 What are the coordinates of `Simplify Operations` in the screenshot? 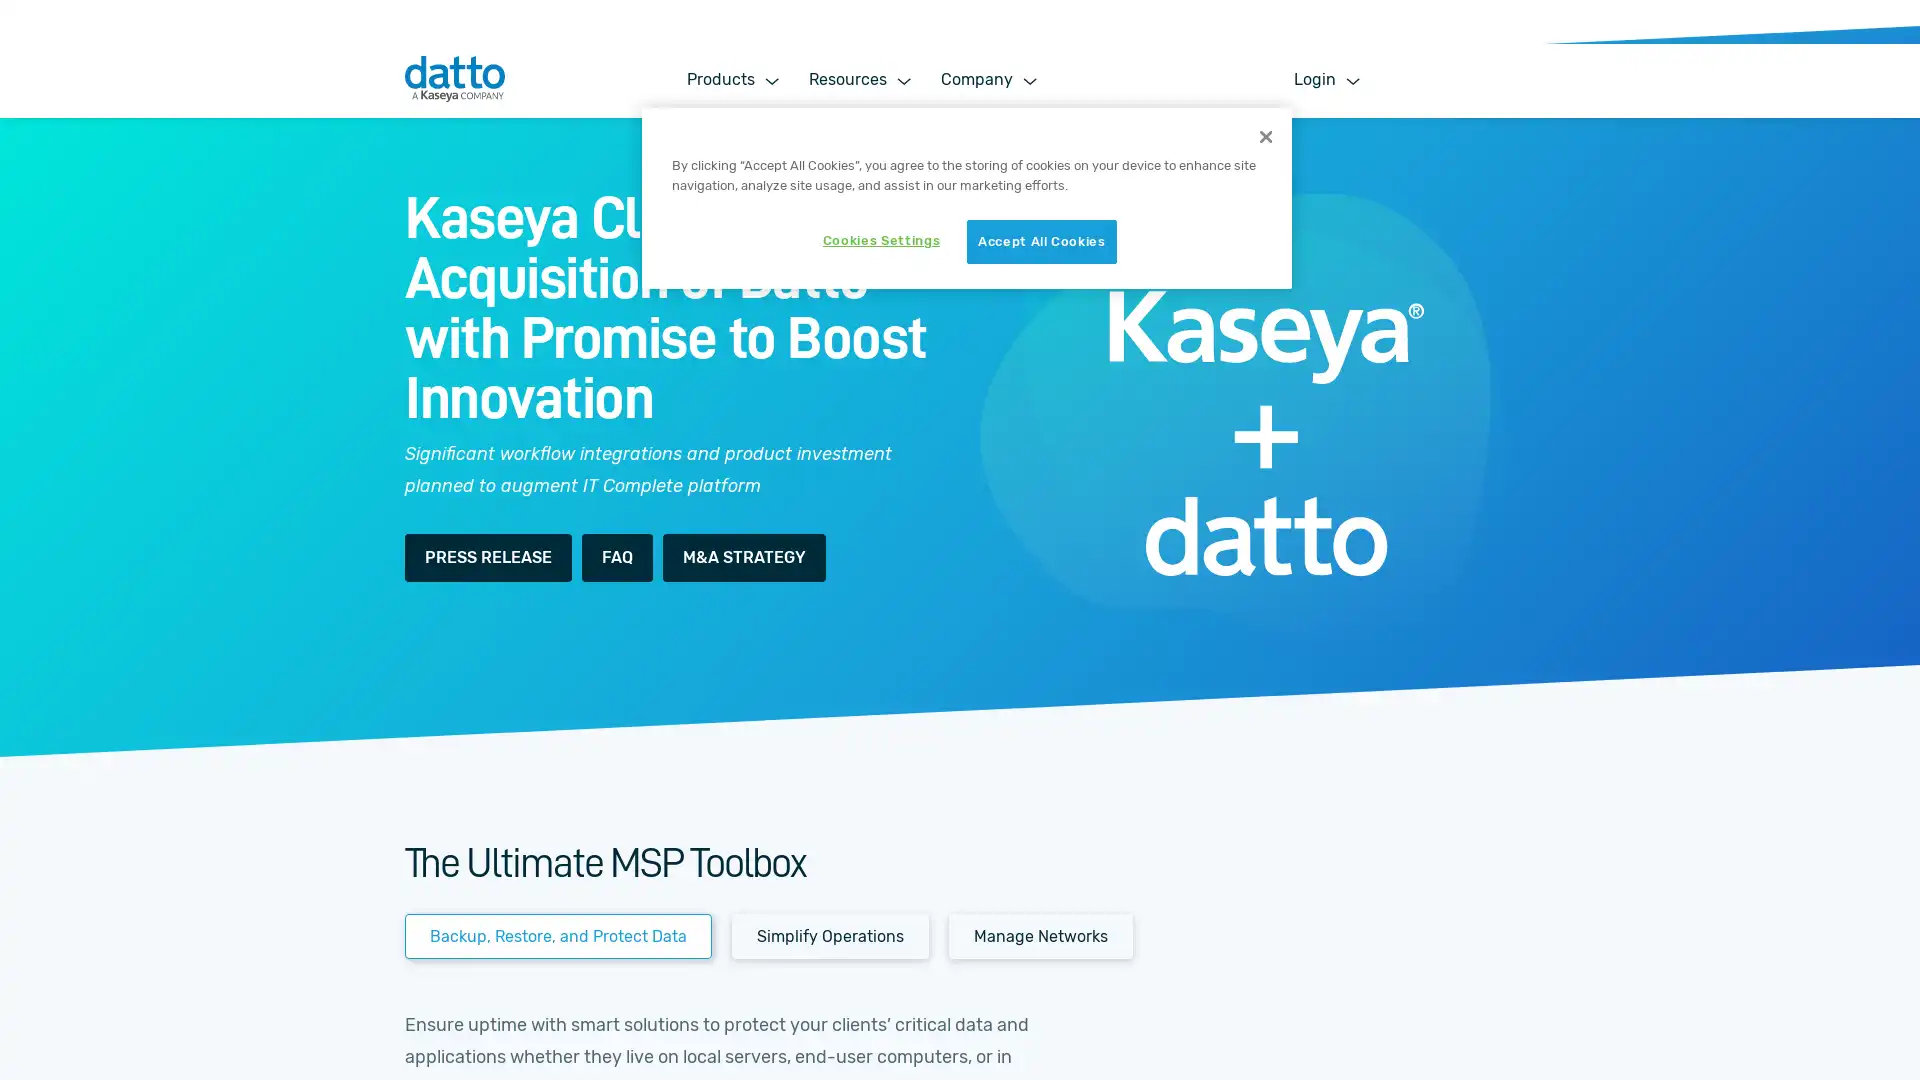 It's located at (830, 936).